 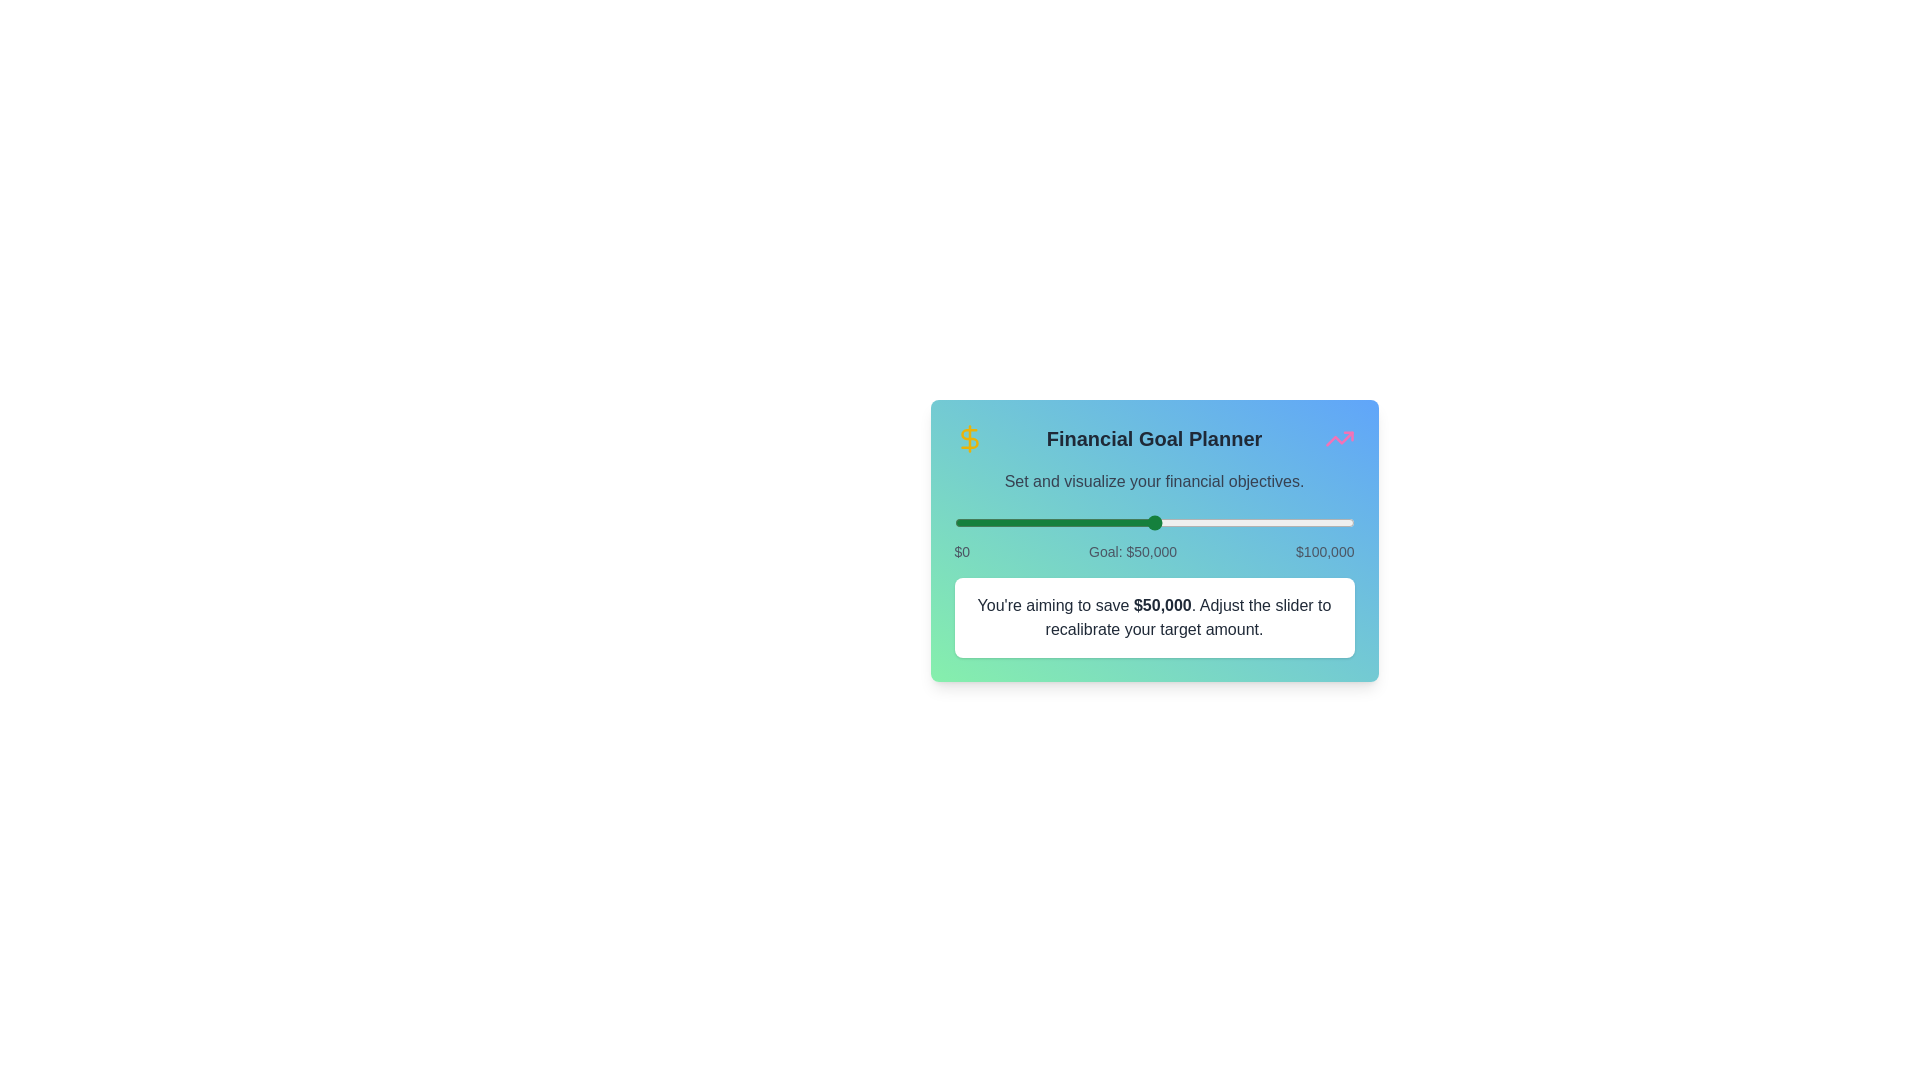 I want to click on the slider to set the financial goal to 31723 dollars, so click(x=1080, y=522).